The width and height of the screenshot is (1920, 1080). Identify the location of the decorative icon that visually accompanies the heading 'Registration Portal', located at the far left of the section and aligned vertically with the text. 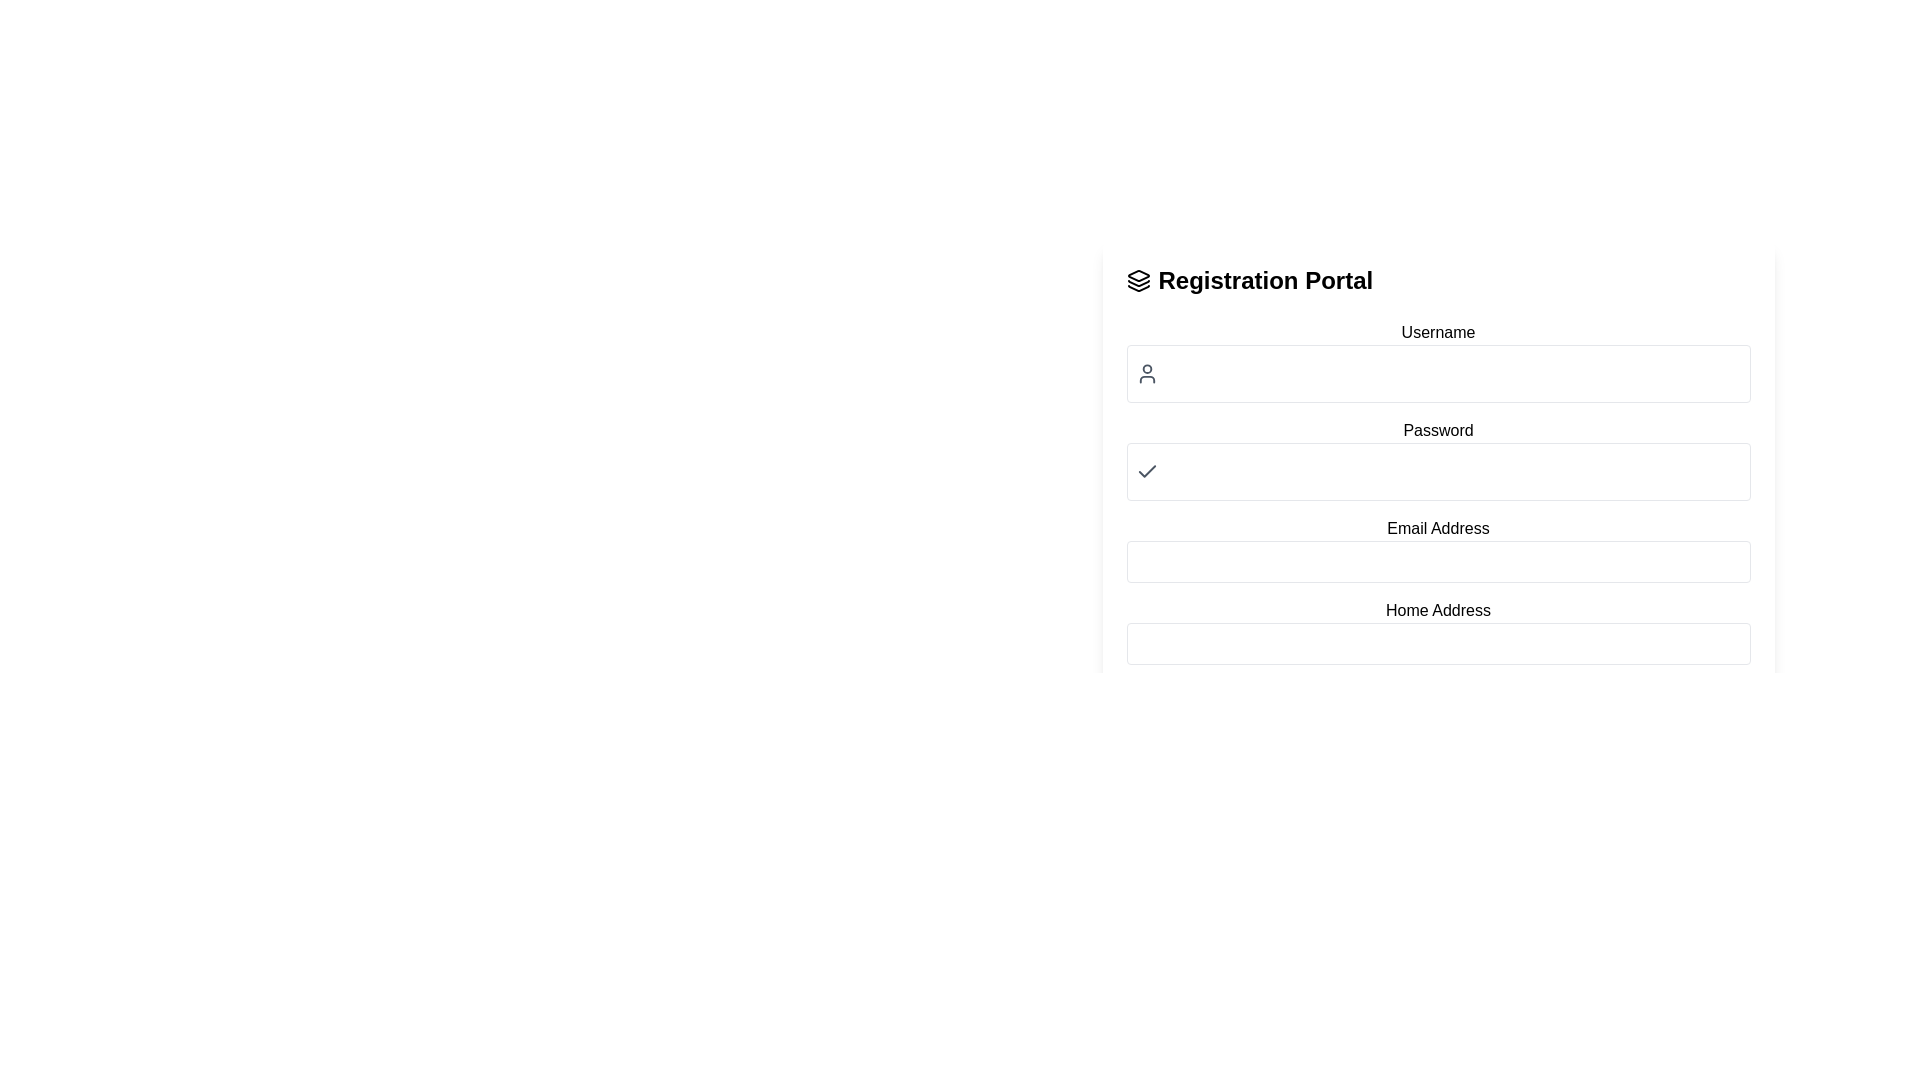
(1138, 281).